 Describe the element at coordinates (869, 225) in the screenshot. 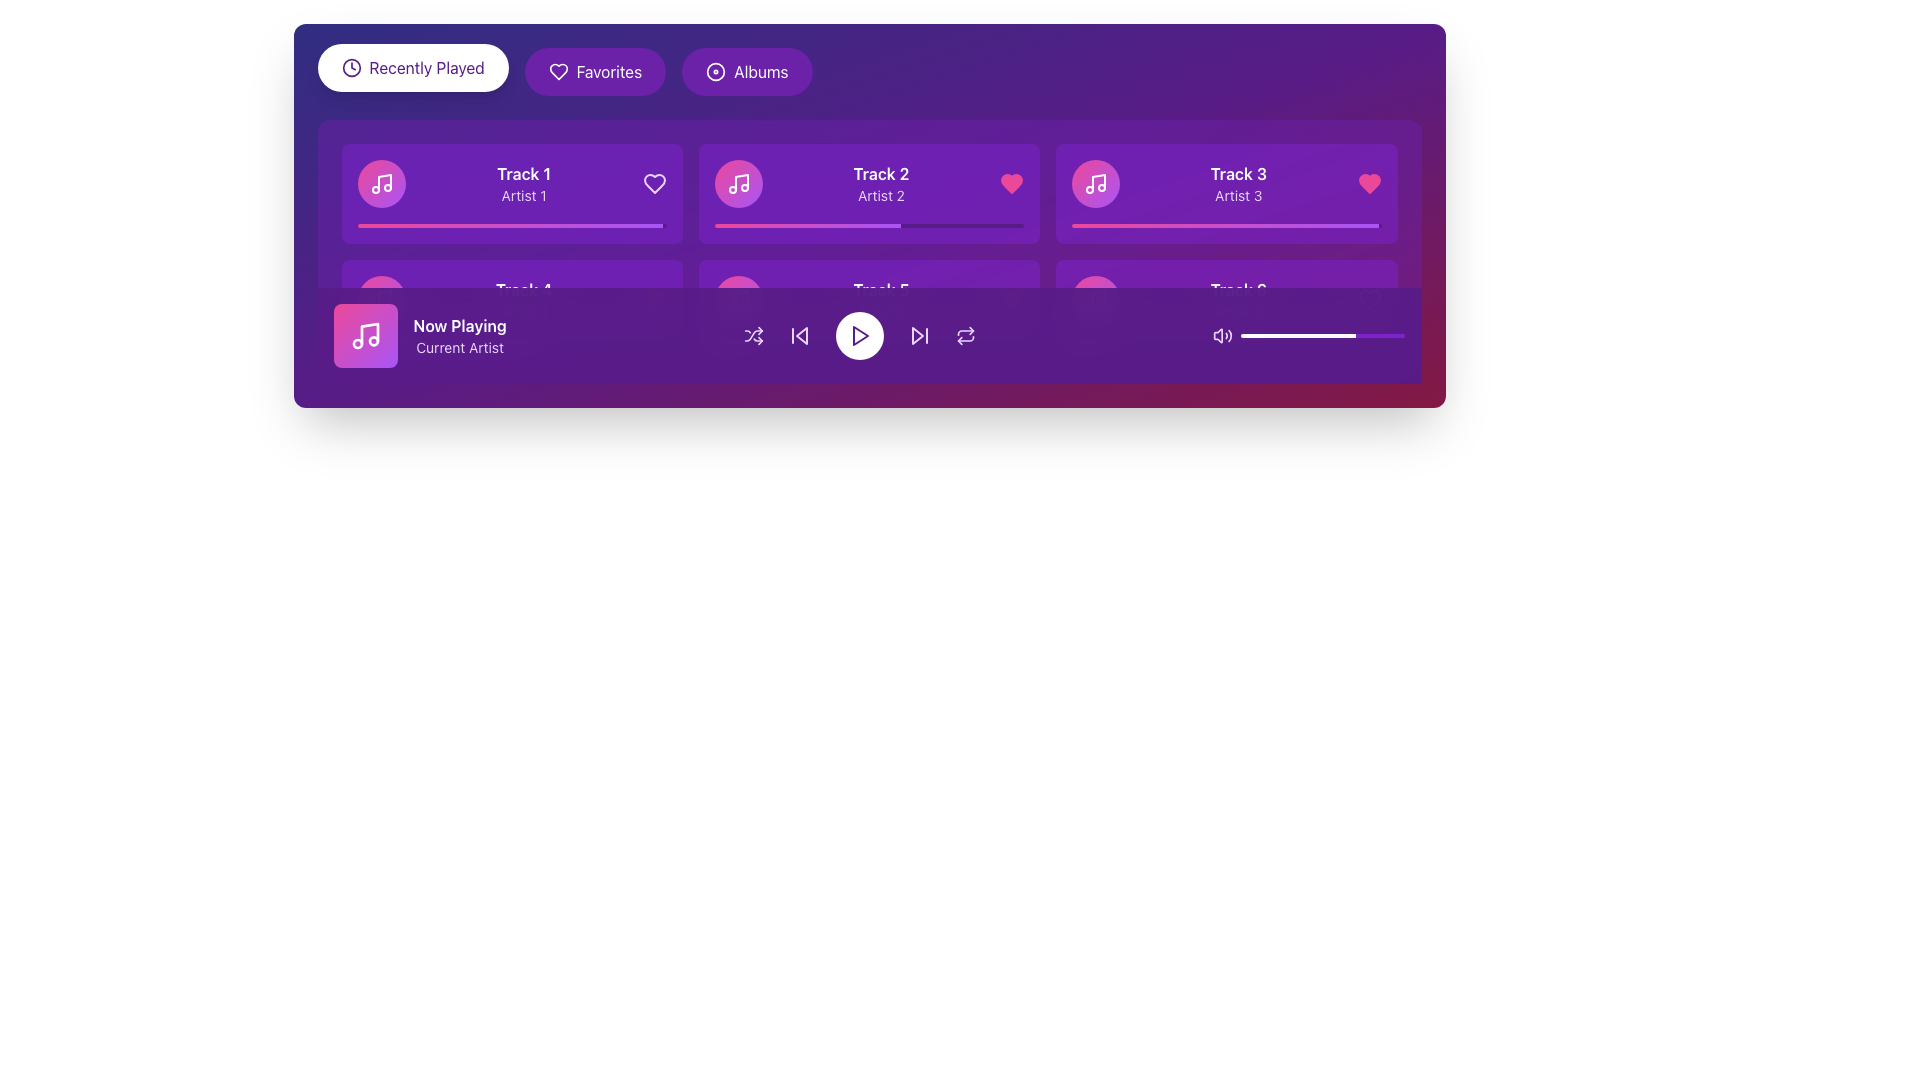

I see `the progress bar element styled with a purple gradient located beneath the title and artist details of 'Track 2' in the second column of the tracks section` at that location.